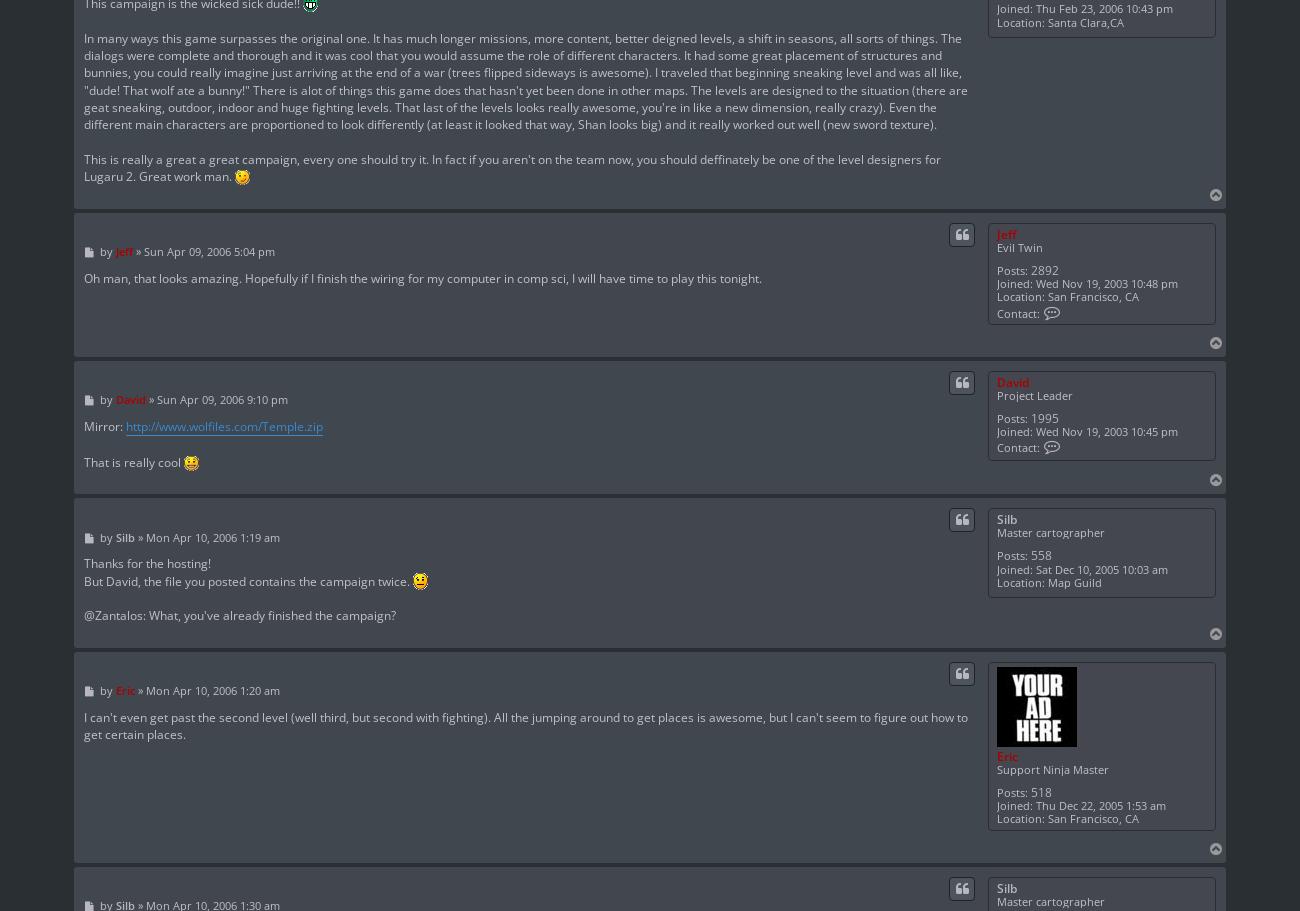 The image size is (1300, 911). Describe the element at coordinates (1044, 268) in the screenshot. I see `'2892'` at that location.